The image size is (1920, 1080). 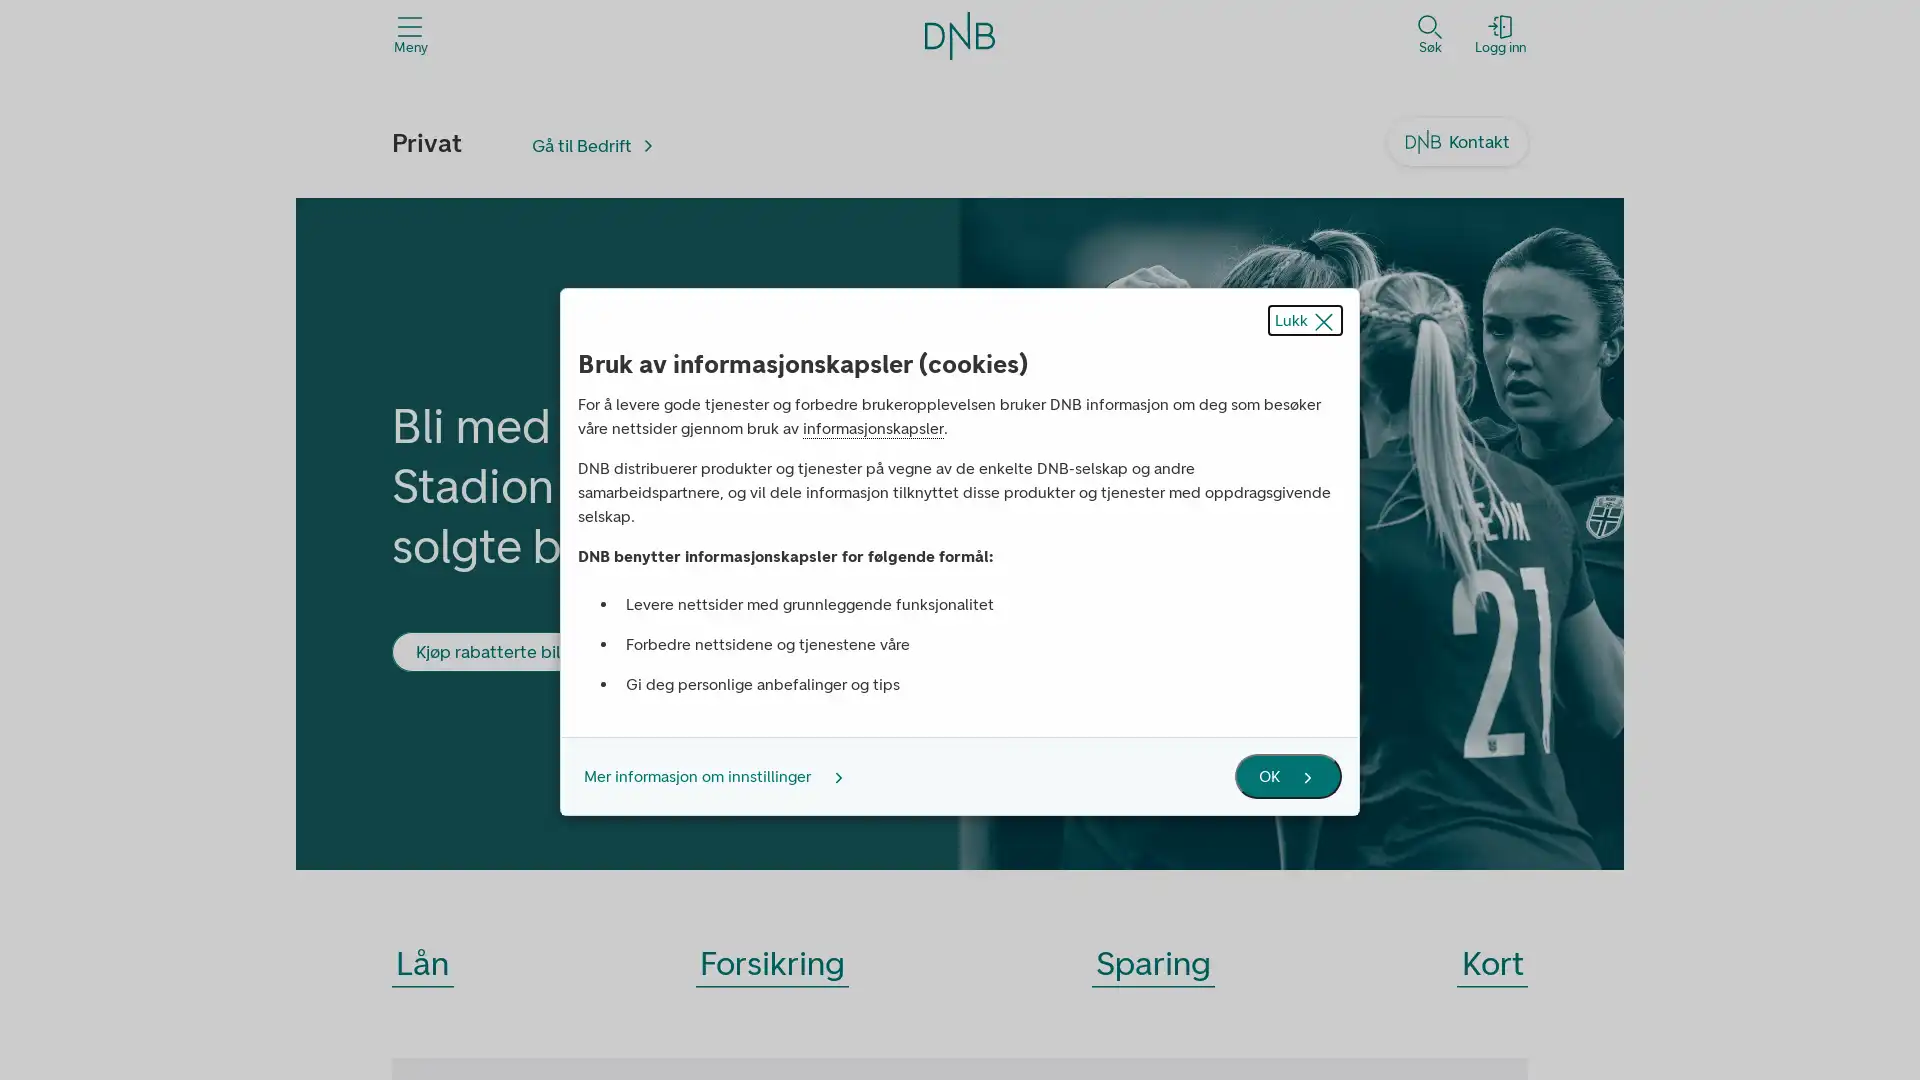 I want to click on OK, so click(x=1288, y=774).